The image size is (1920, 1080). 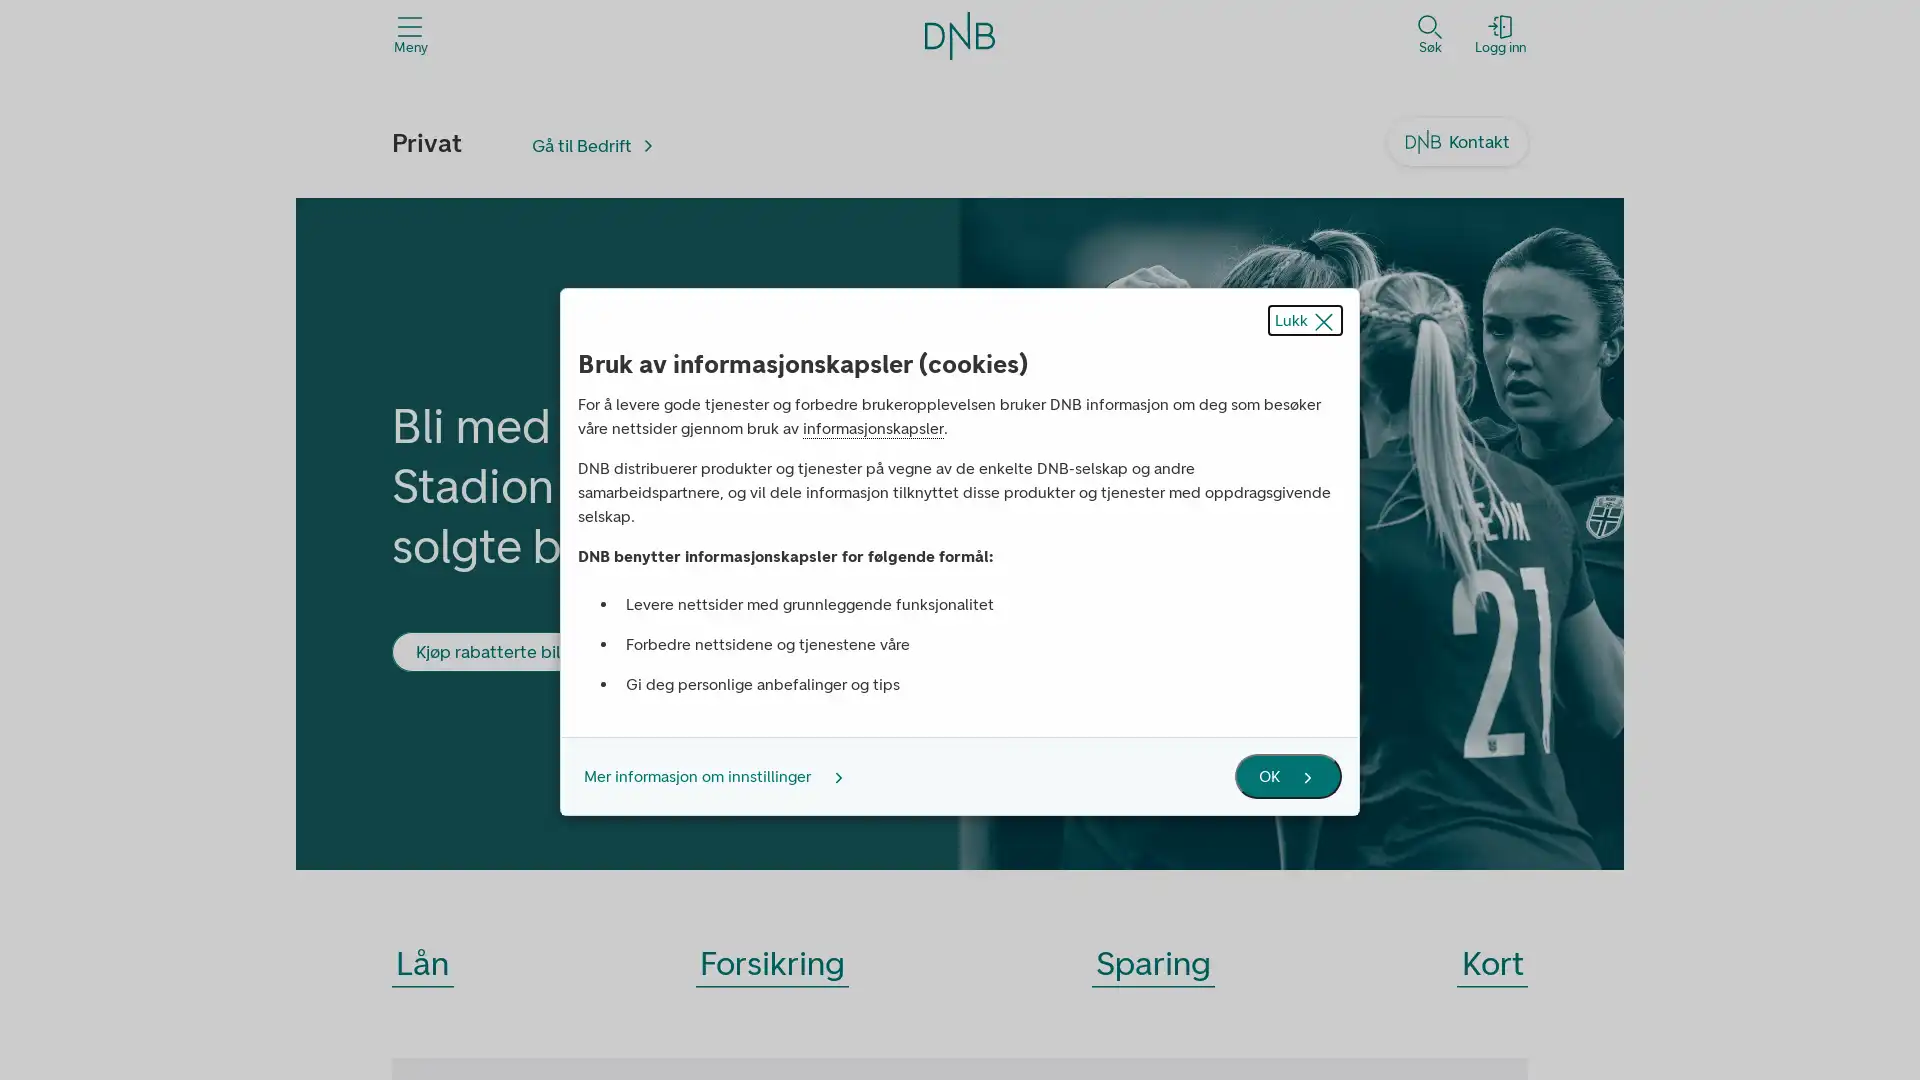 I want to click on OK, so click(x=1288, y=774).